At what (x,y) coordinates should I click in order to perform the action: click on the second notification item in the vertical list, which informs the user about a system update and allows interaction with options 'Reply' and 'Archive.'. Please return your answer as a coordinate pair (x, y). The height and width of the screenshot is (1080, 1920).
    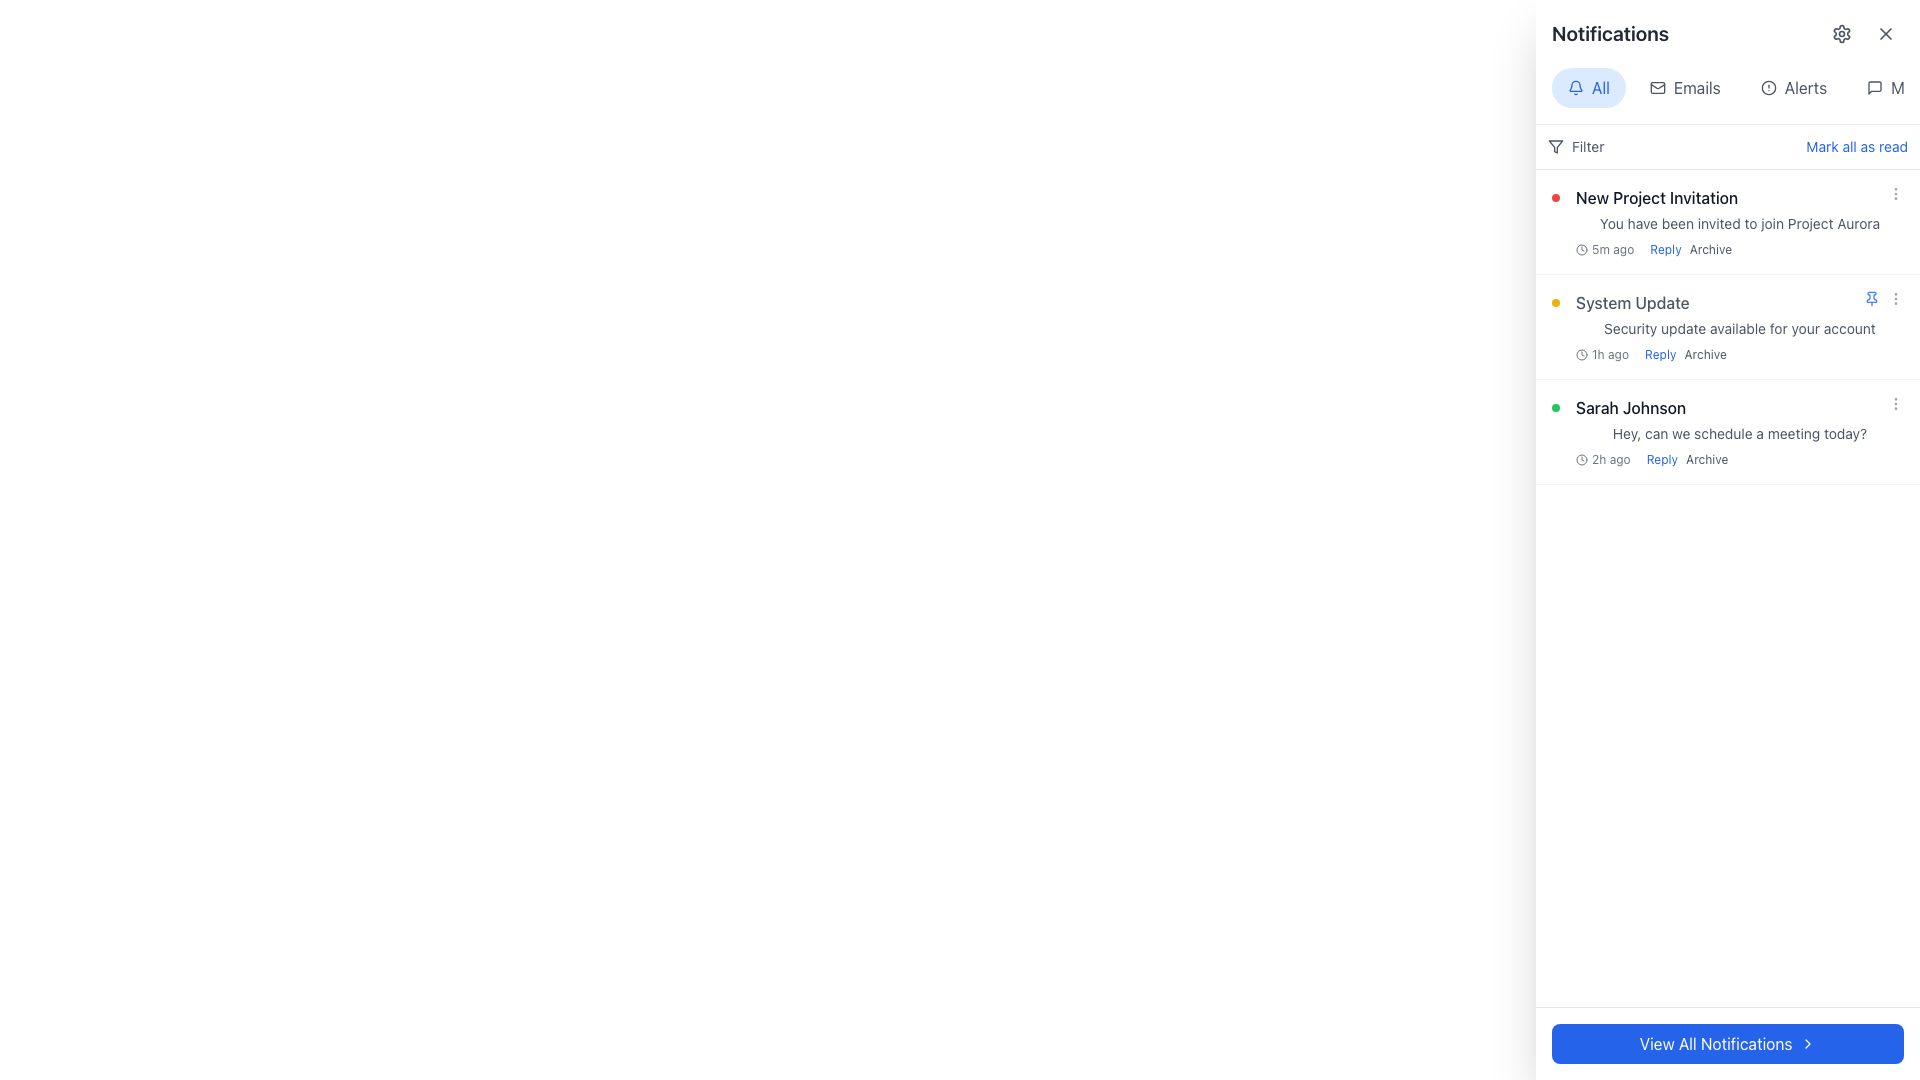
    Looking at the image, I should click on (1738, 326).